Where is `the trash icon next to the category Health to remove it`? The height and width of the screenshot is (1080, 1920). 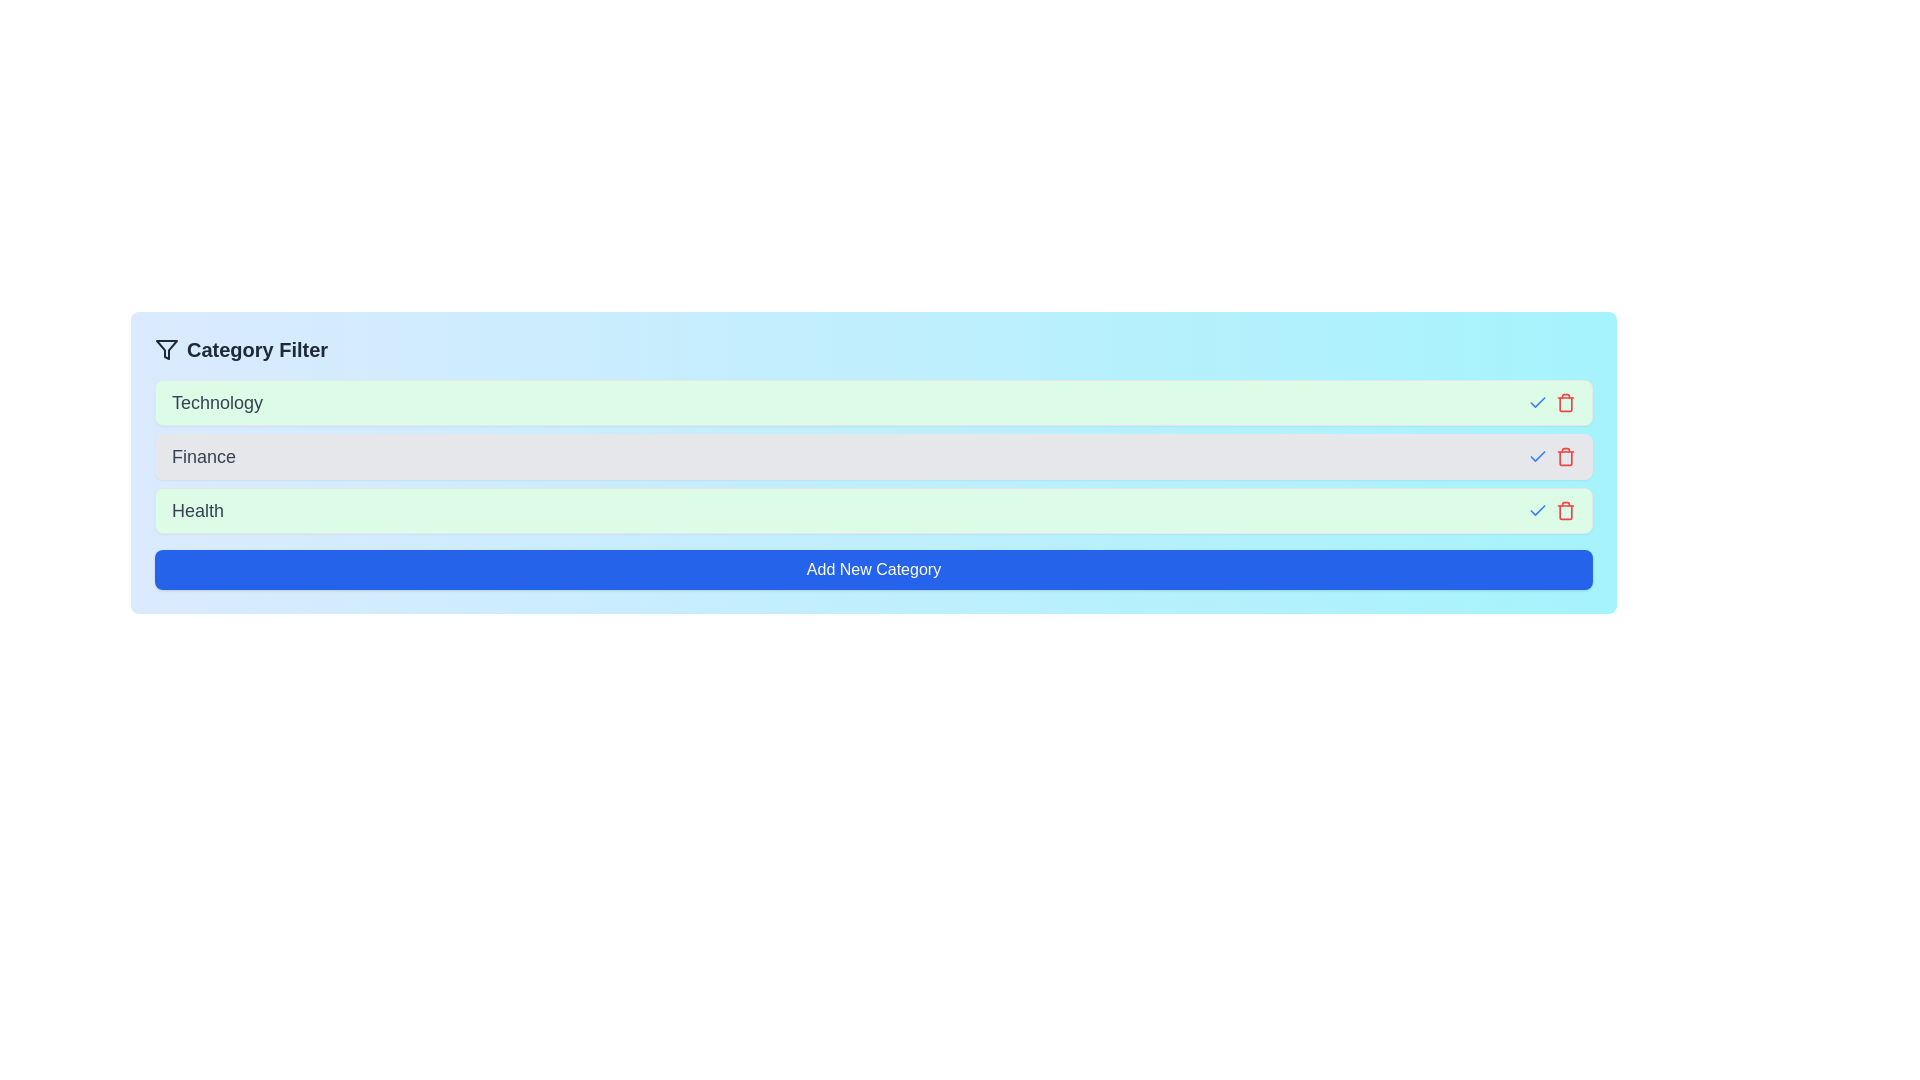 the trash icon next to the category Health to remove it is located at coordinates (1564, 509).